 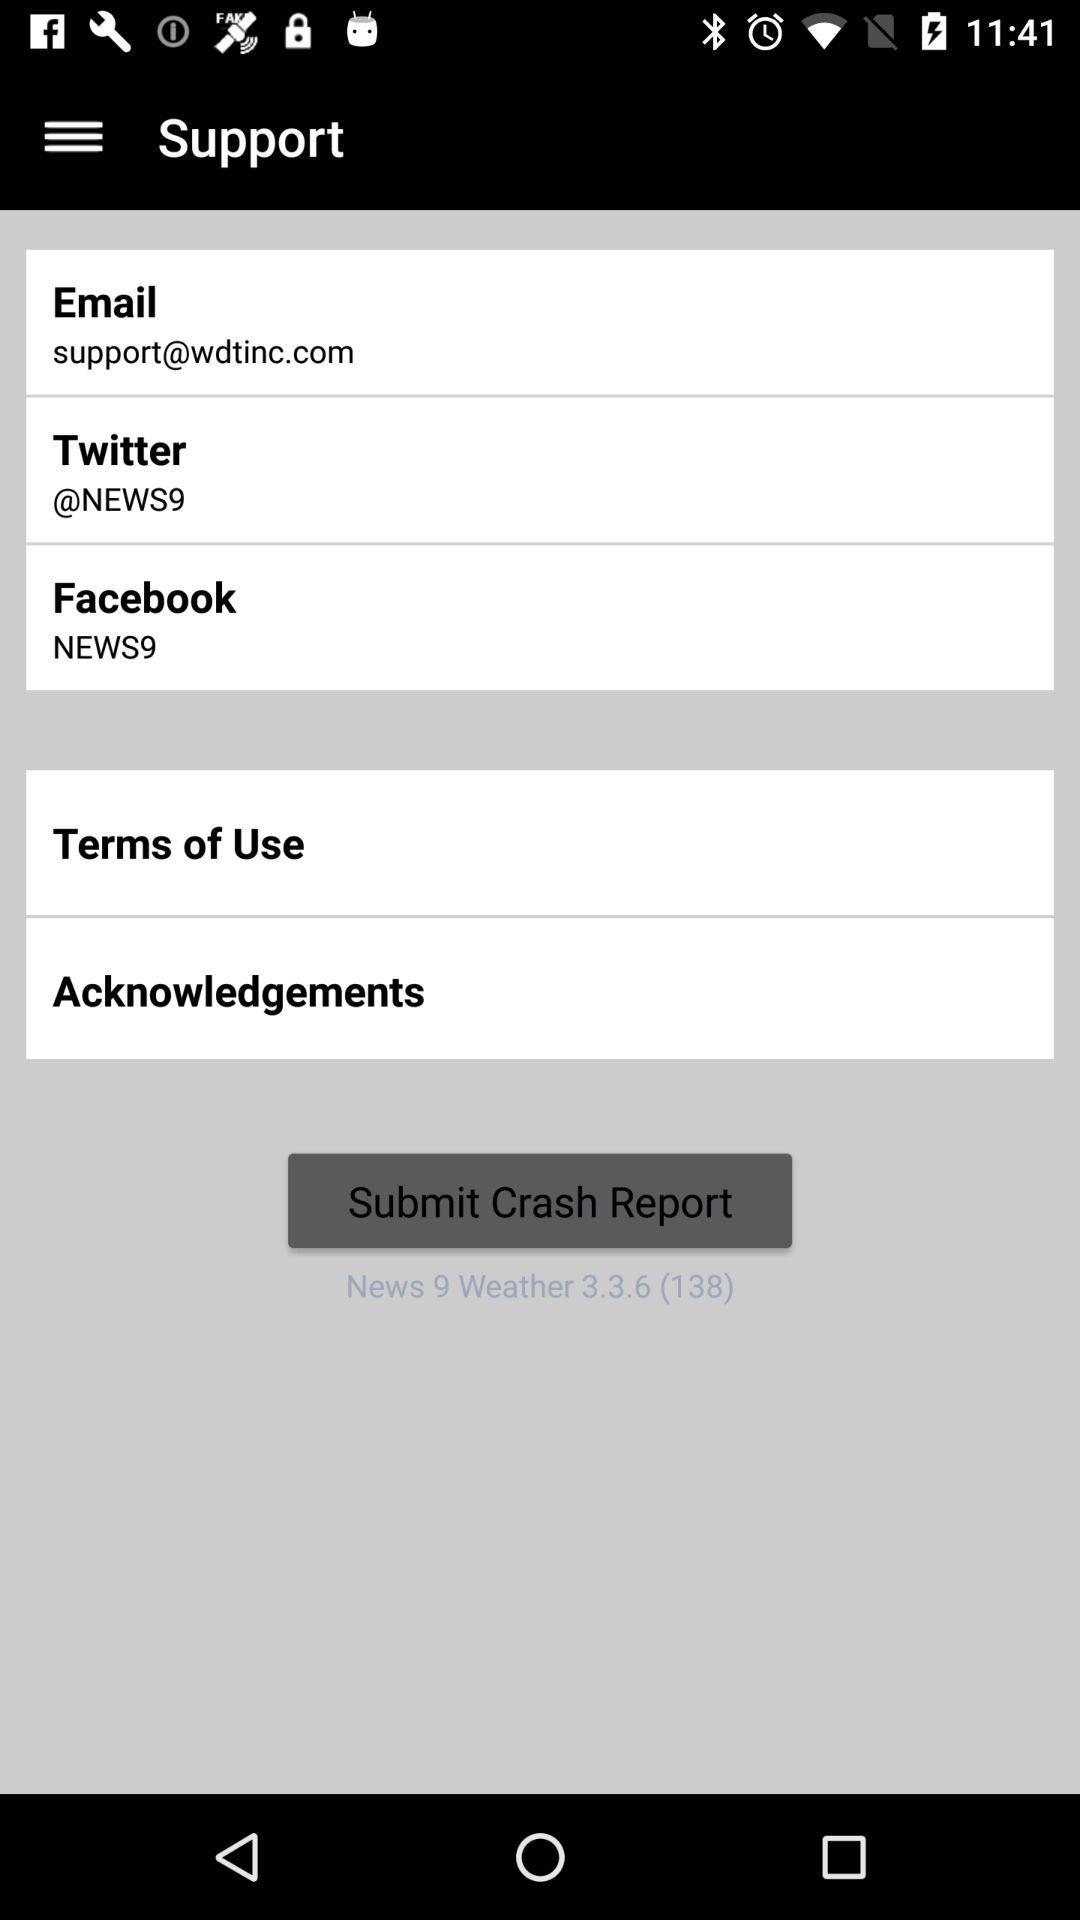 What do you see at coordinates (72, 135) in the screenshot?
I see `navigation menu` at bounding box center [72, 135].